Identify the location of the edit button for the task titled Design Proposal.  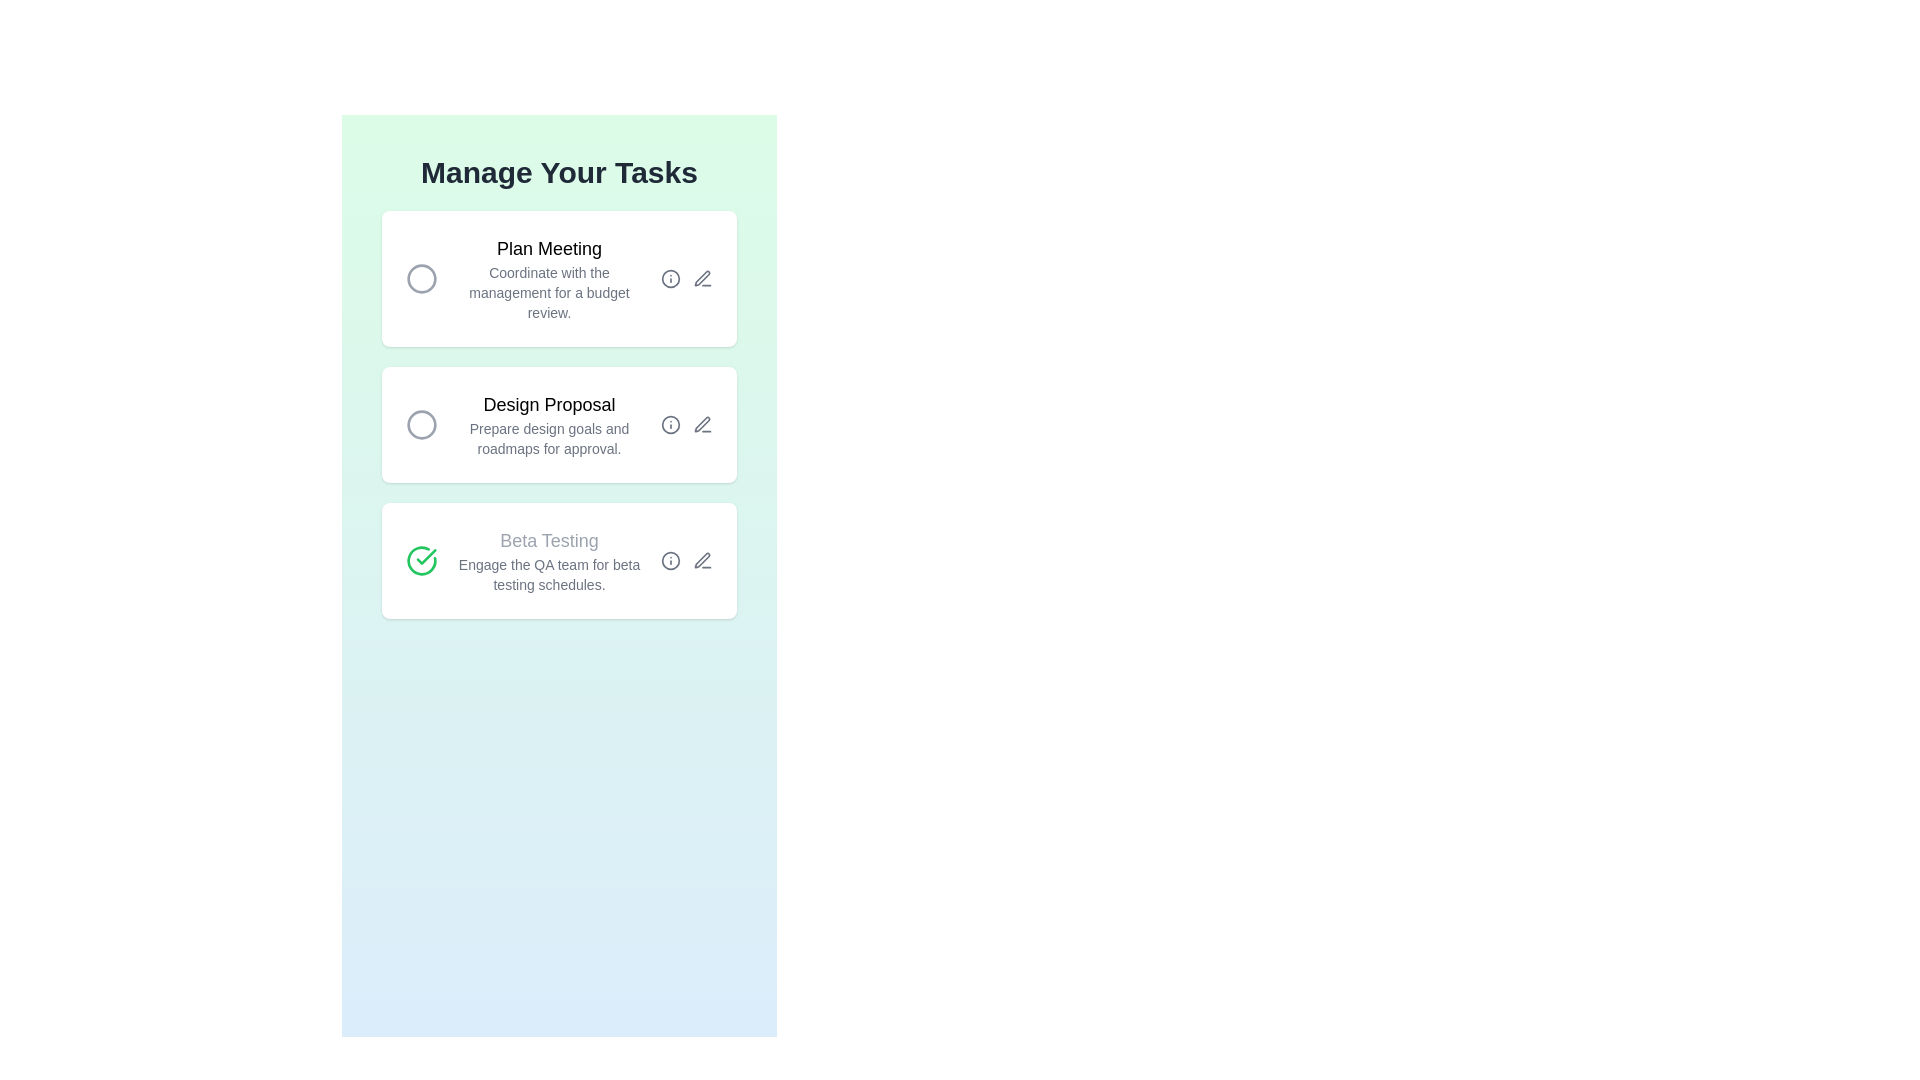
(702, 423).